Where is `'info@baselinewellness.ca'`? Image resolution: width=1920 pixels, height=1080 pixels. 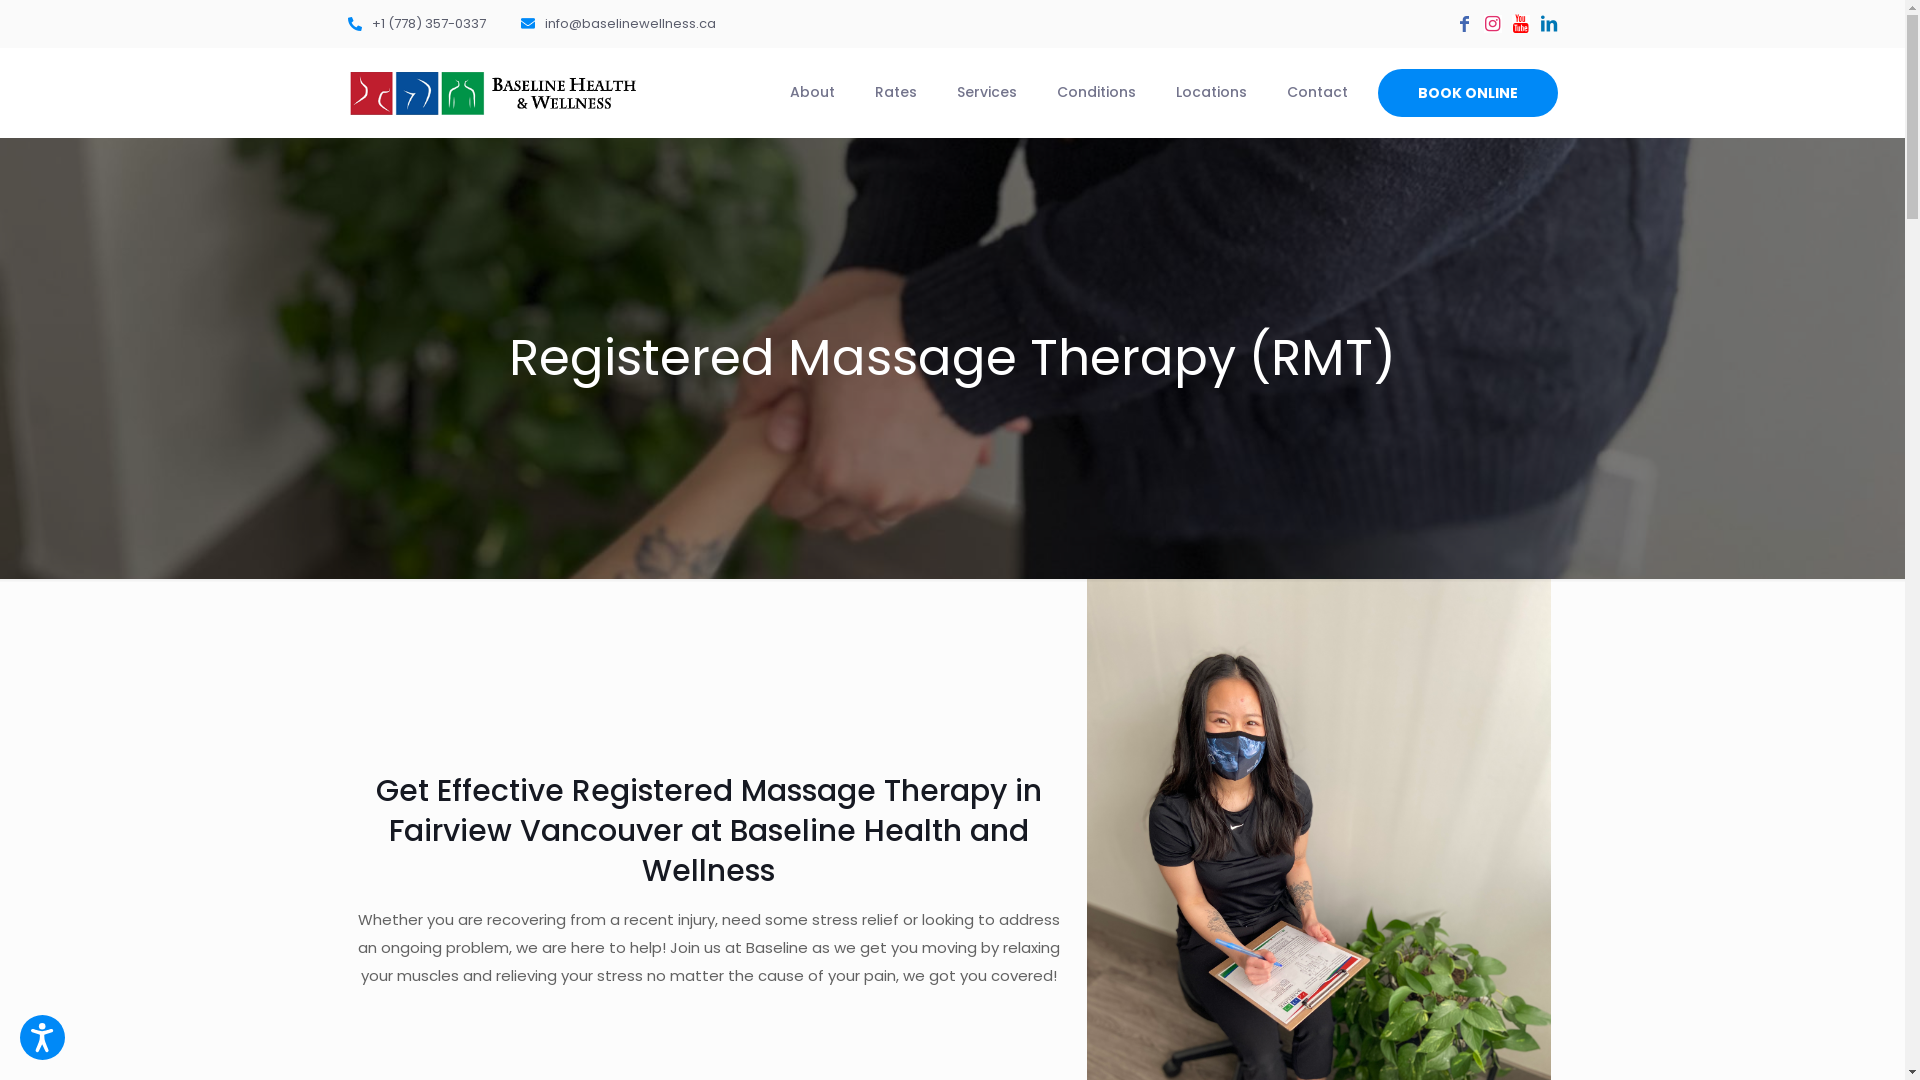 'info@baselinewellness.ca' is located at coordinates (616, 23).